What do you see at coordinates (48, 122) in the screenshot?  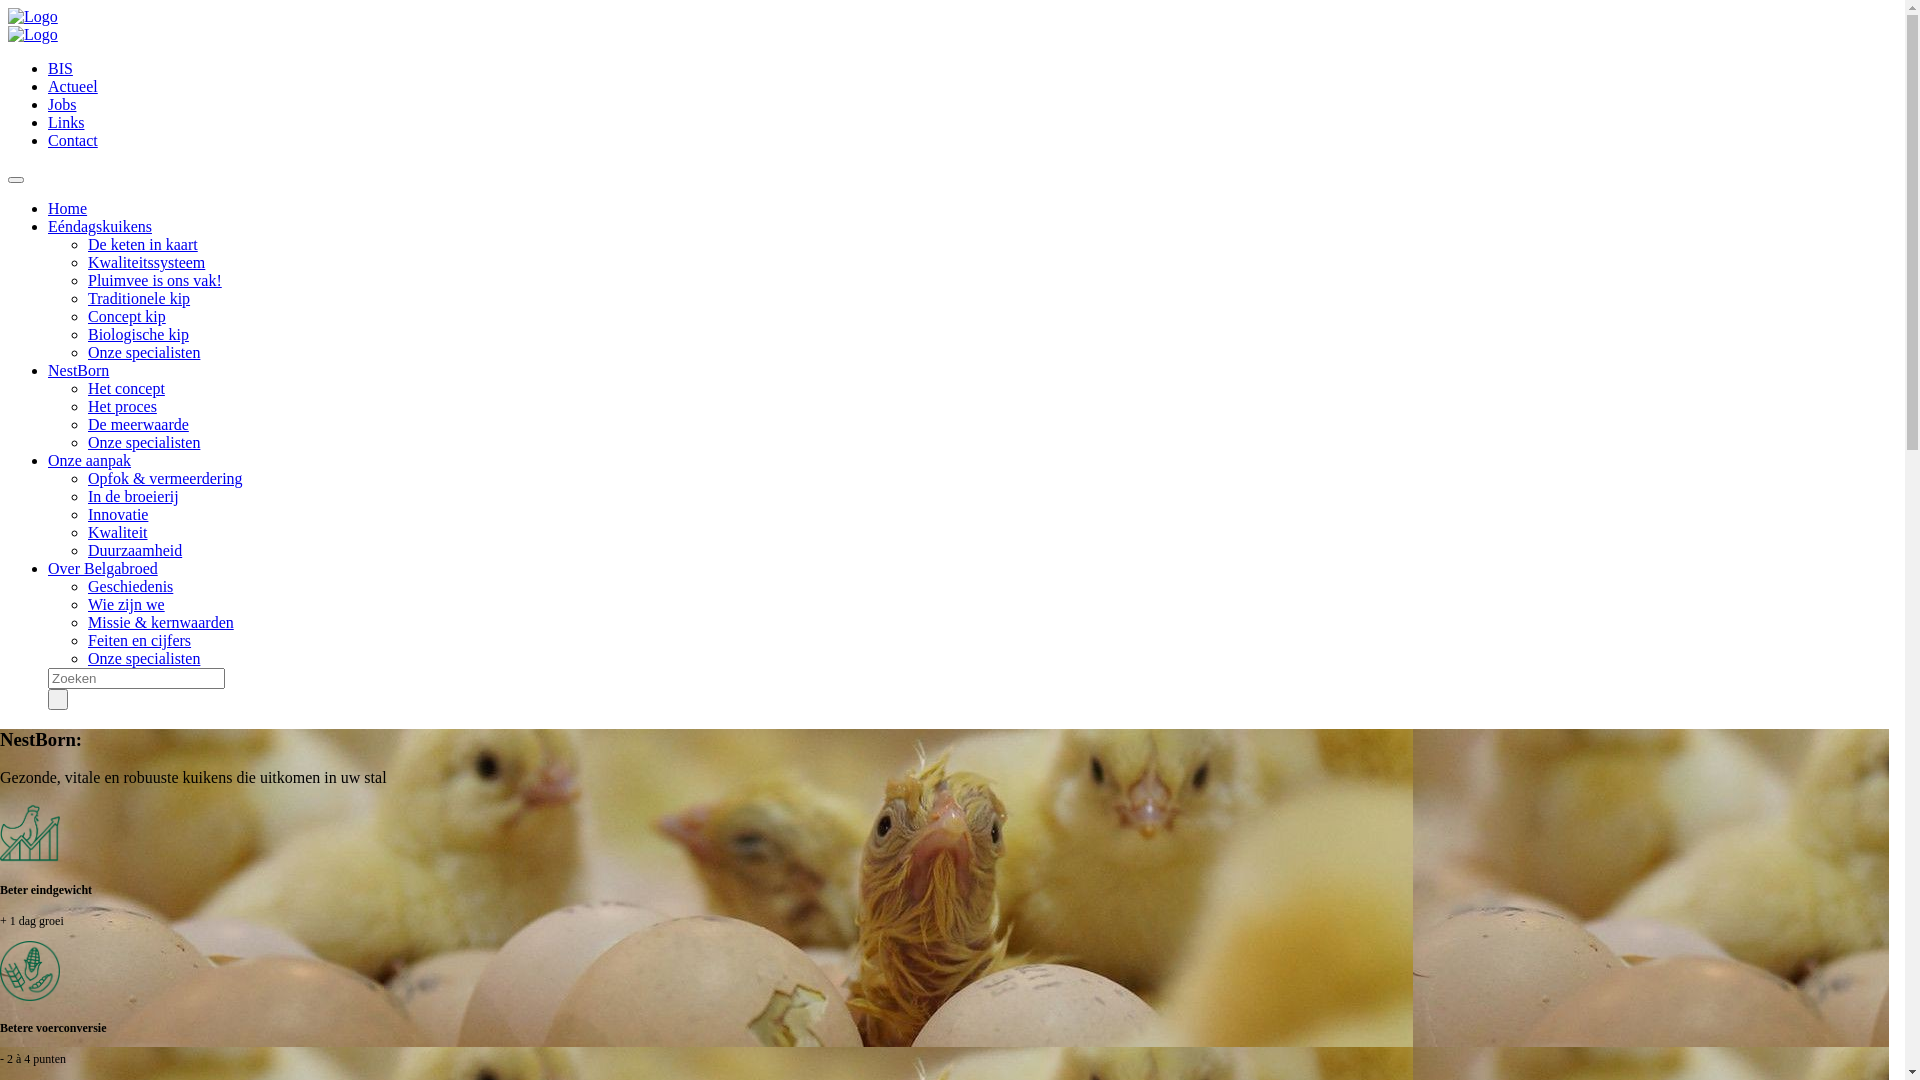 I see `'Links'` at bounding box center [48, 122].